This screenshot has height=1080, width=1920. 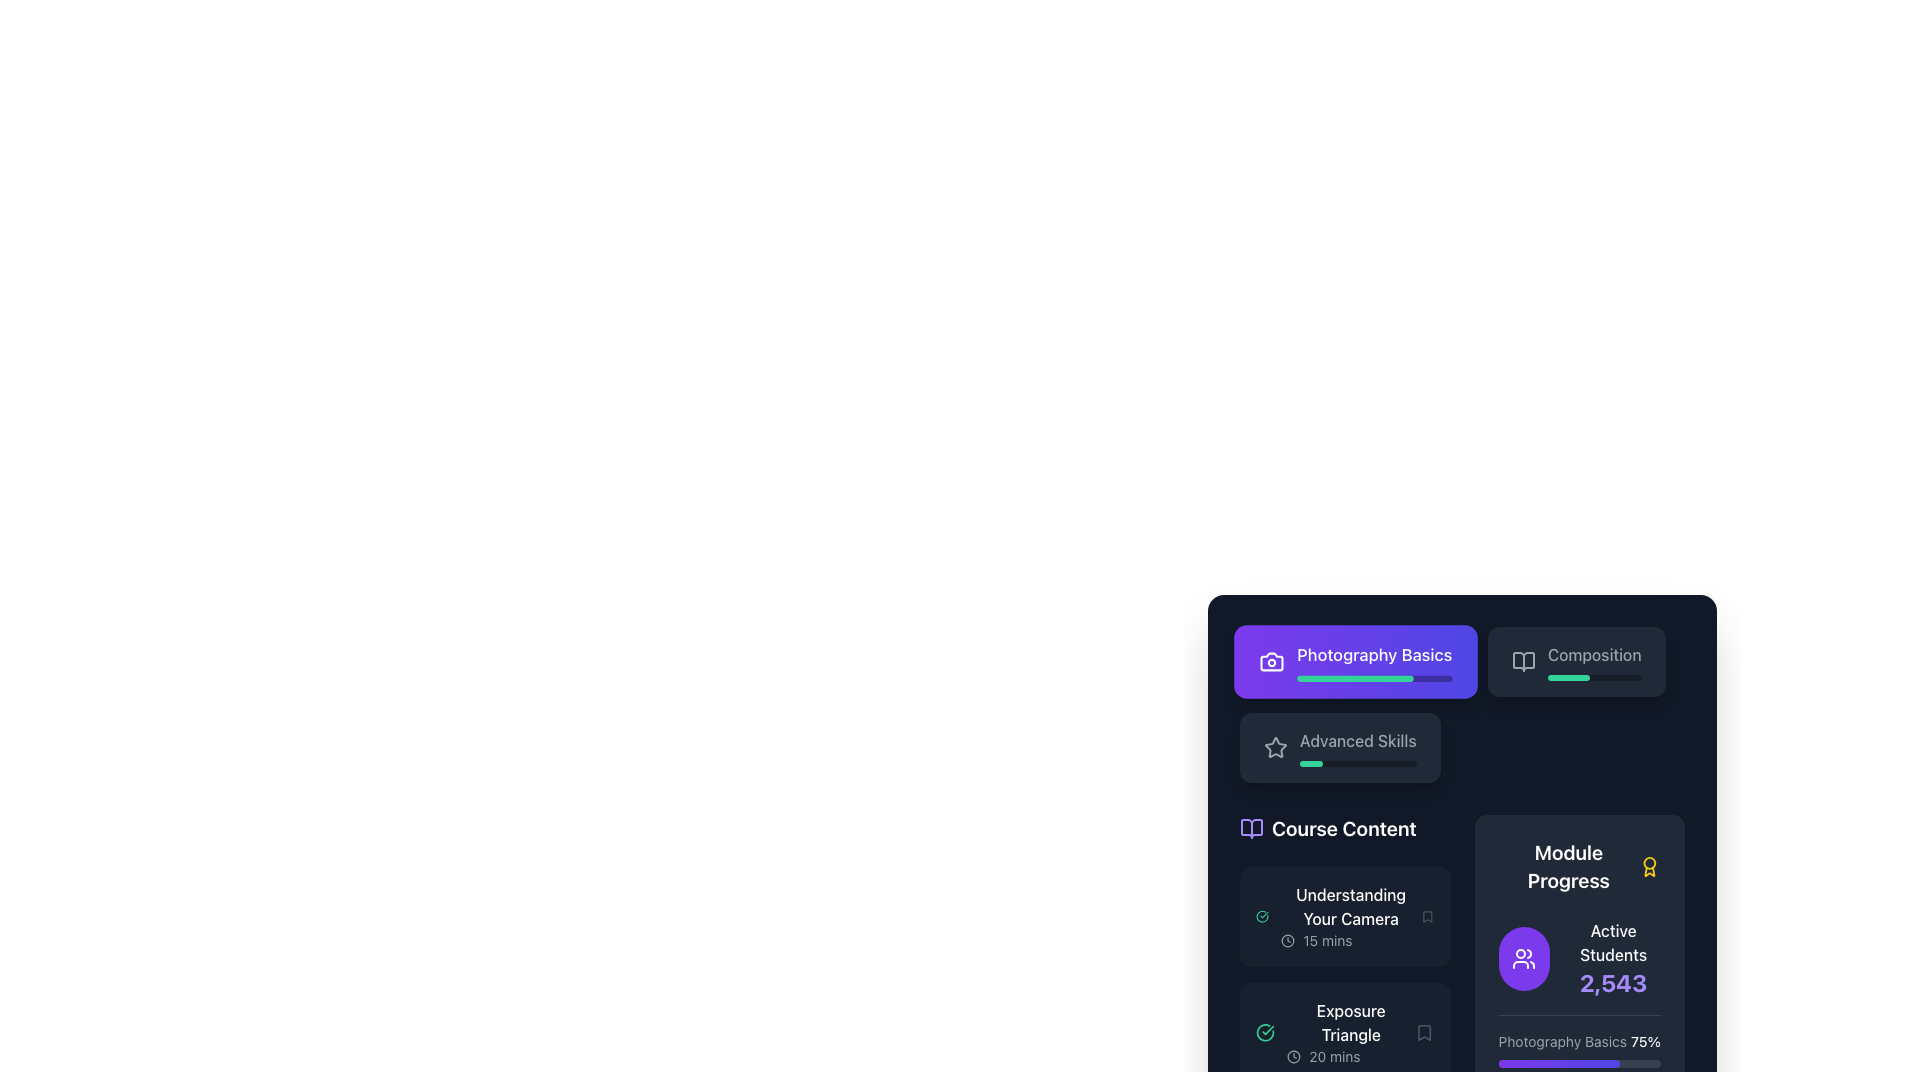 What do you see at coordinates (1646, 1040) in the screenshot?
I see `the progress percentage text label located in the 'Module Progress' section, adjacent to 'Photography Basics'` at bounding box center [1646, 1040].